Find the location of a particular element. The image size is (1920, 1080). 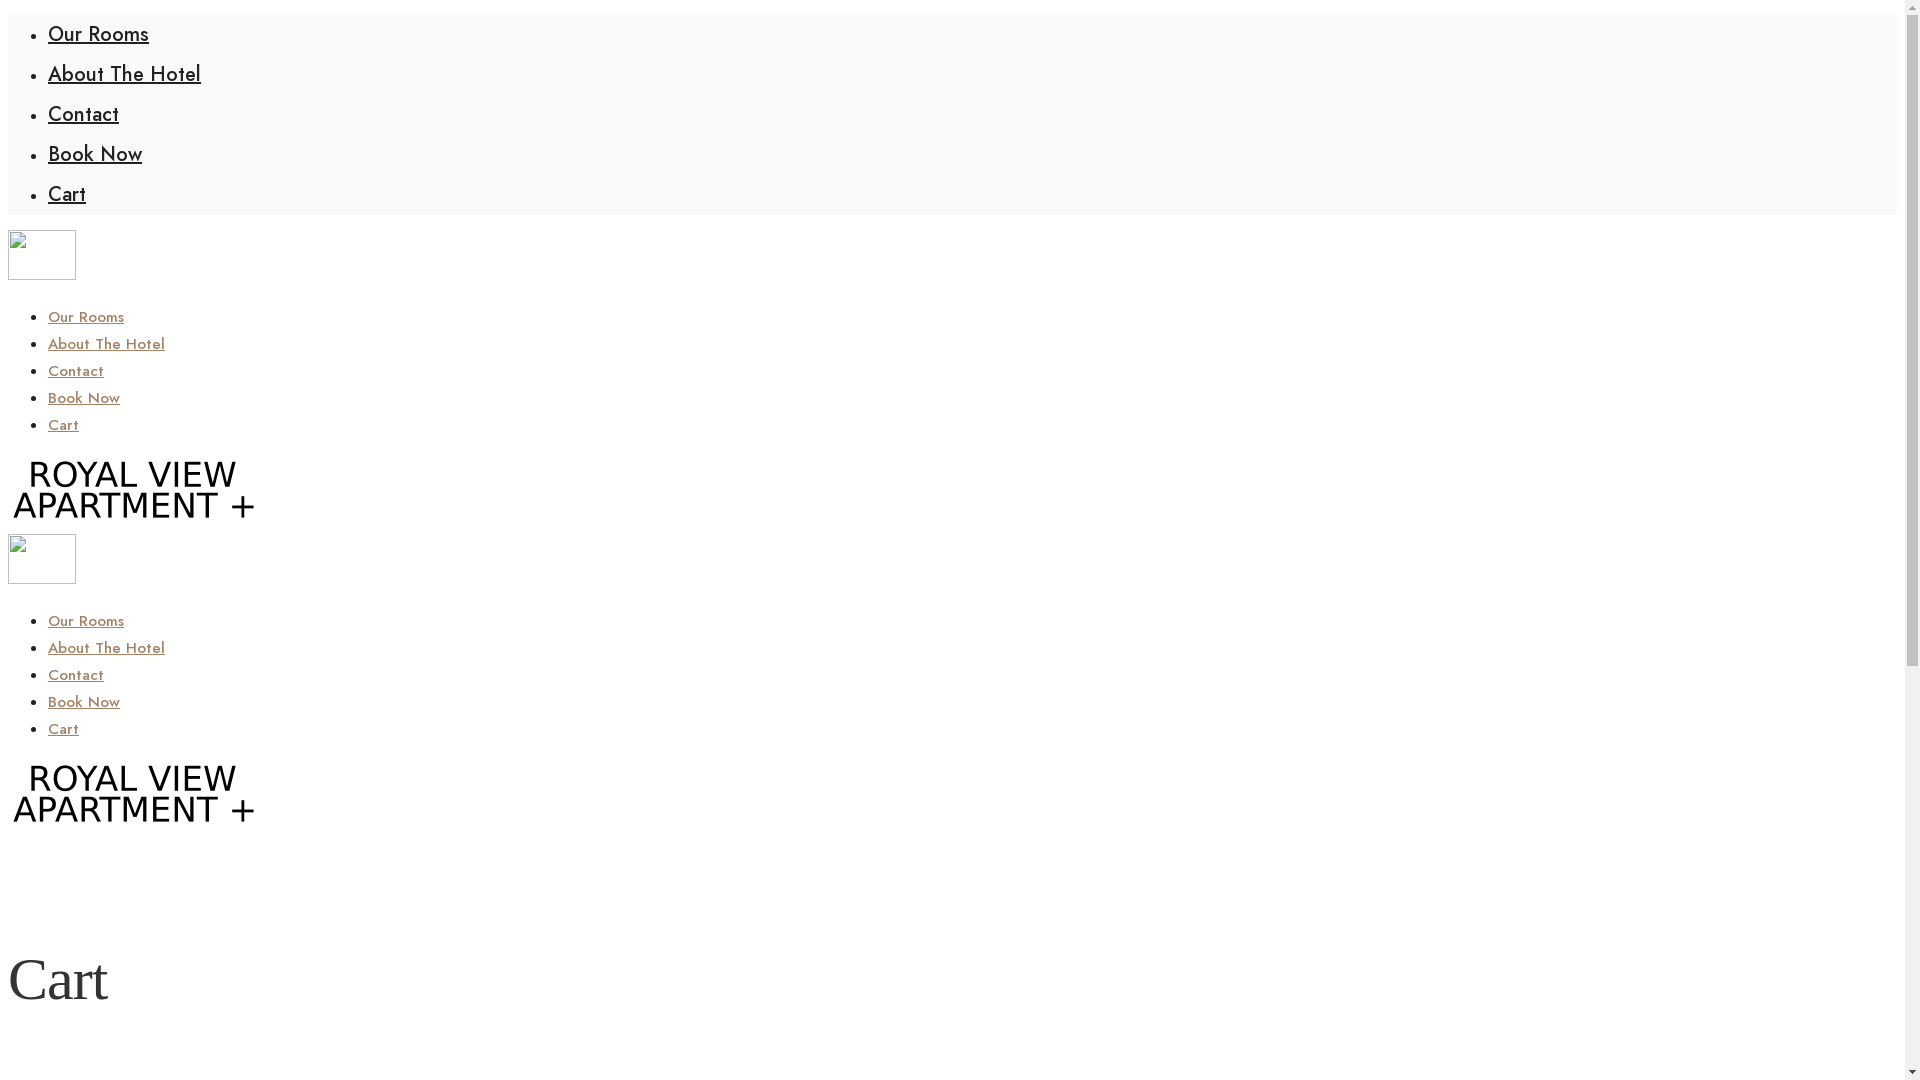

'Contact' is located at coordinates (82, 114).